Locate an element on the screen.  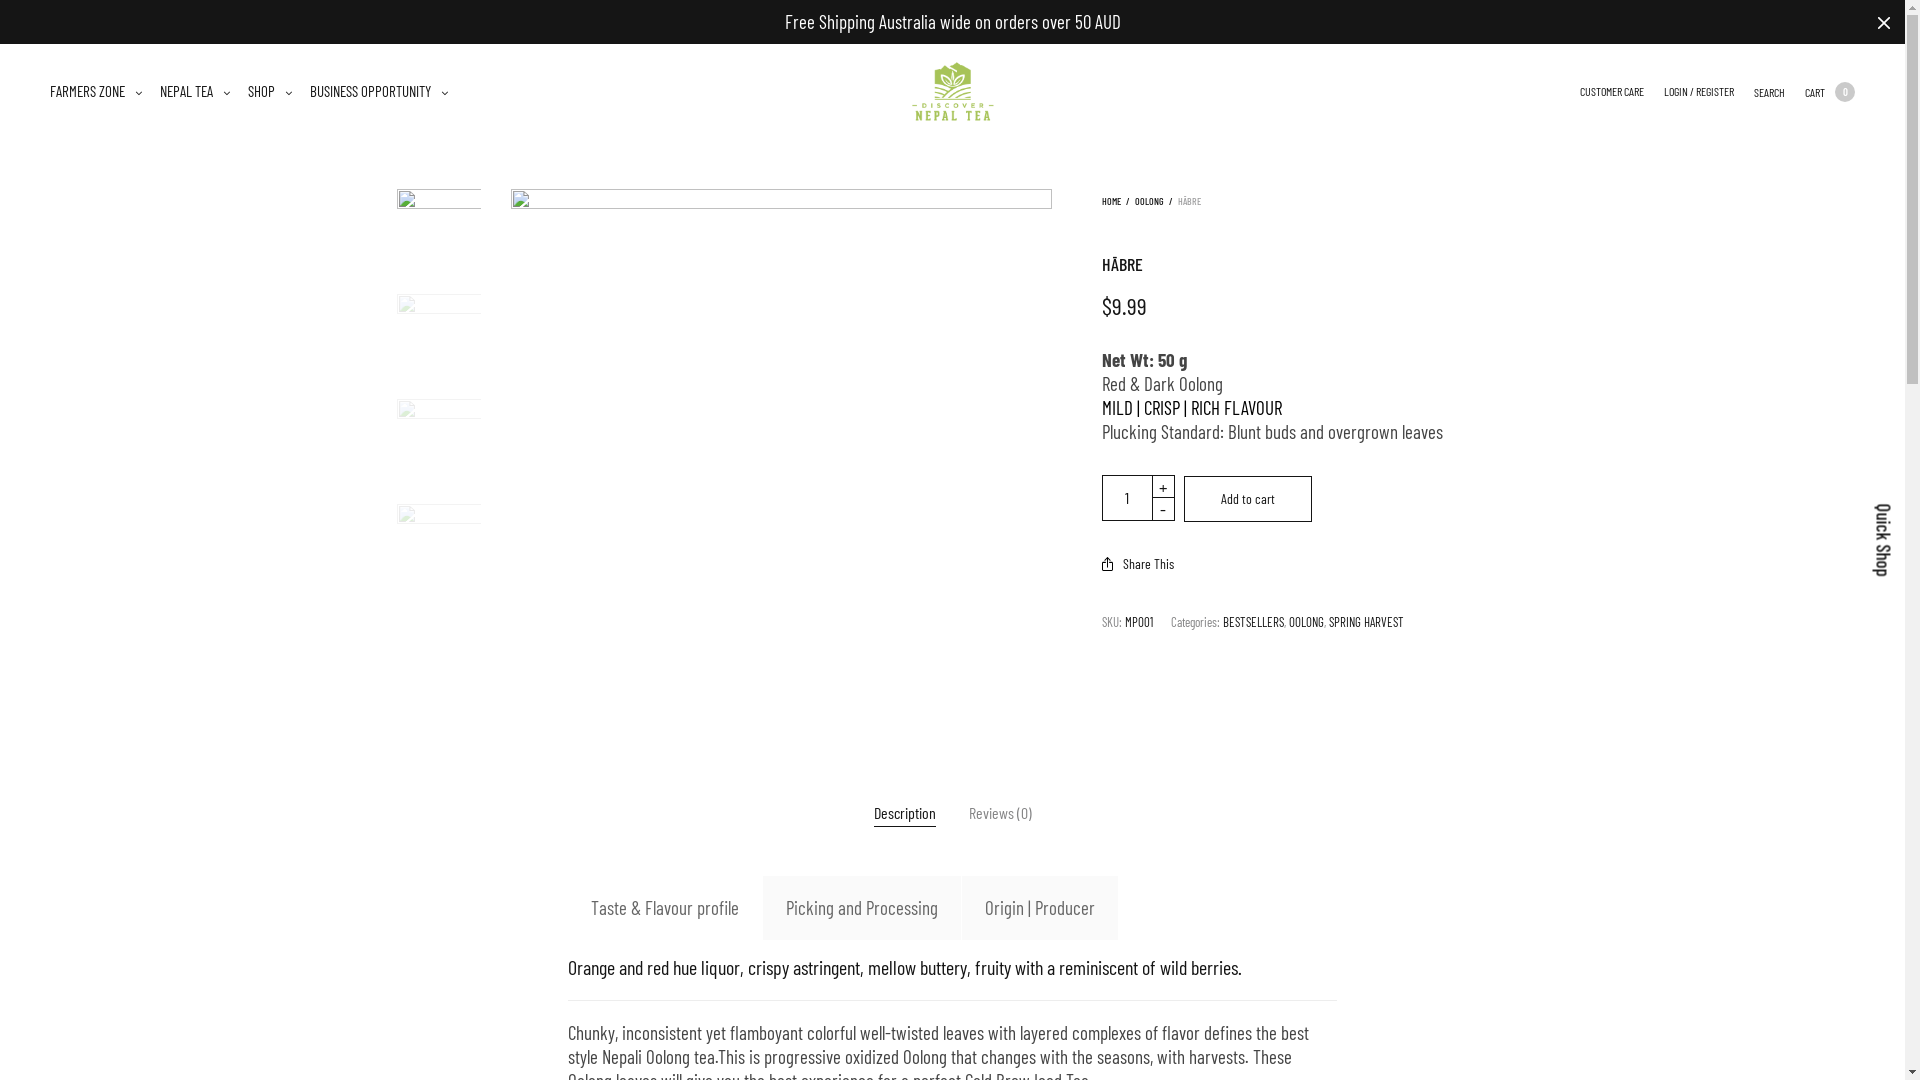
'darkooloong_lid_nepaltea' is located at coordinates (438, 440).